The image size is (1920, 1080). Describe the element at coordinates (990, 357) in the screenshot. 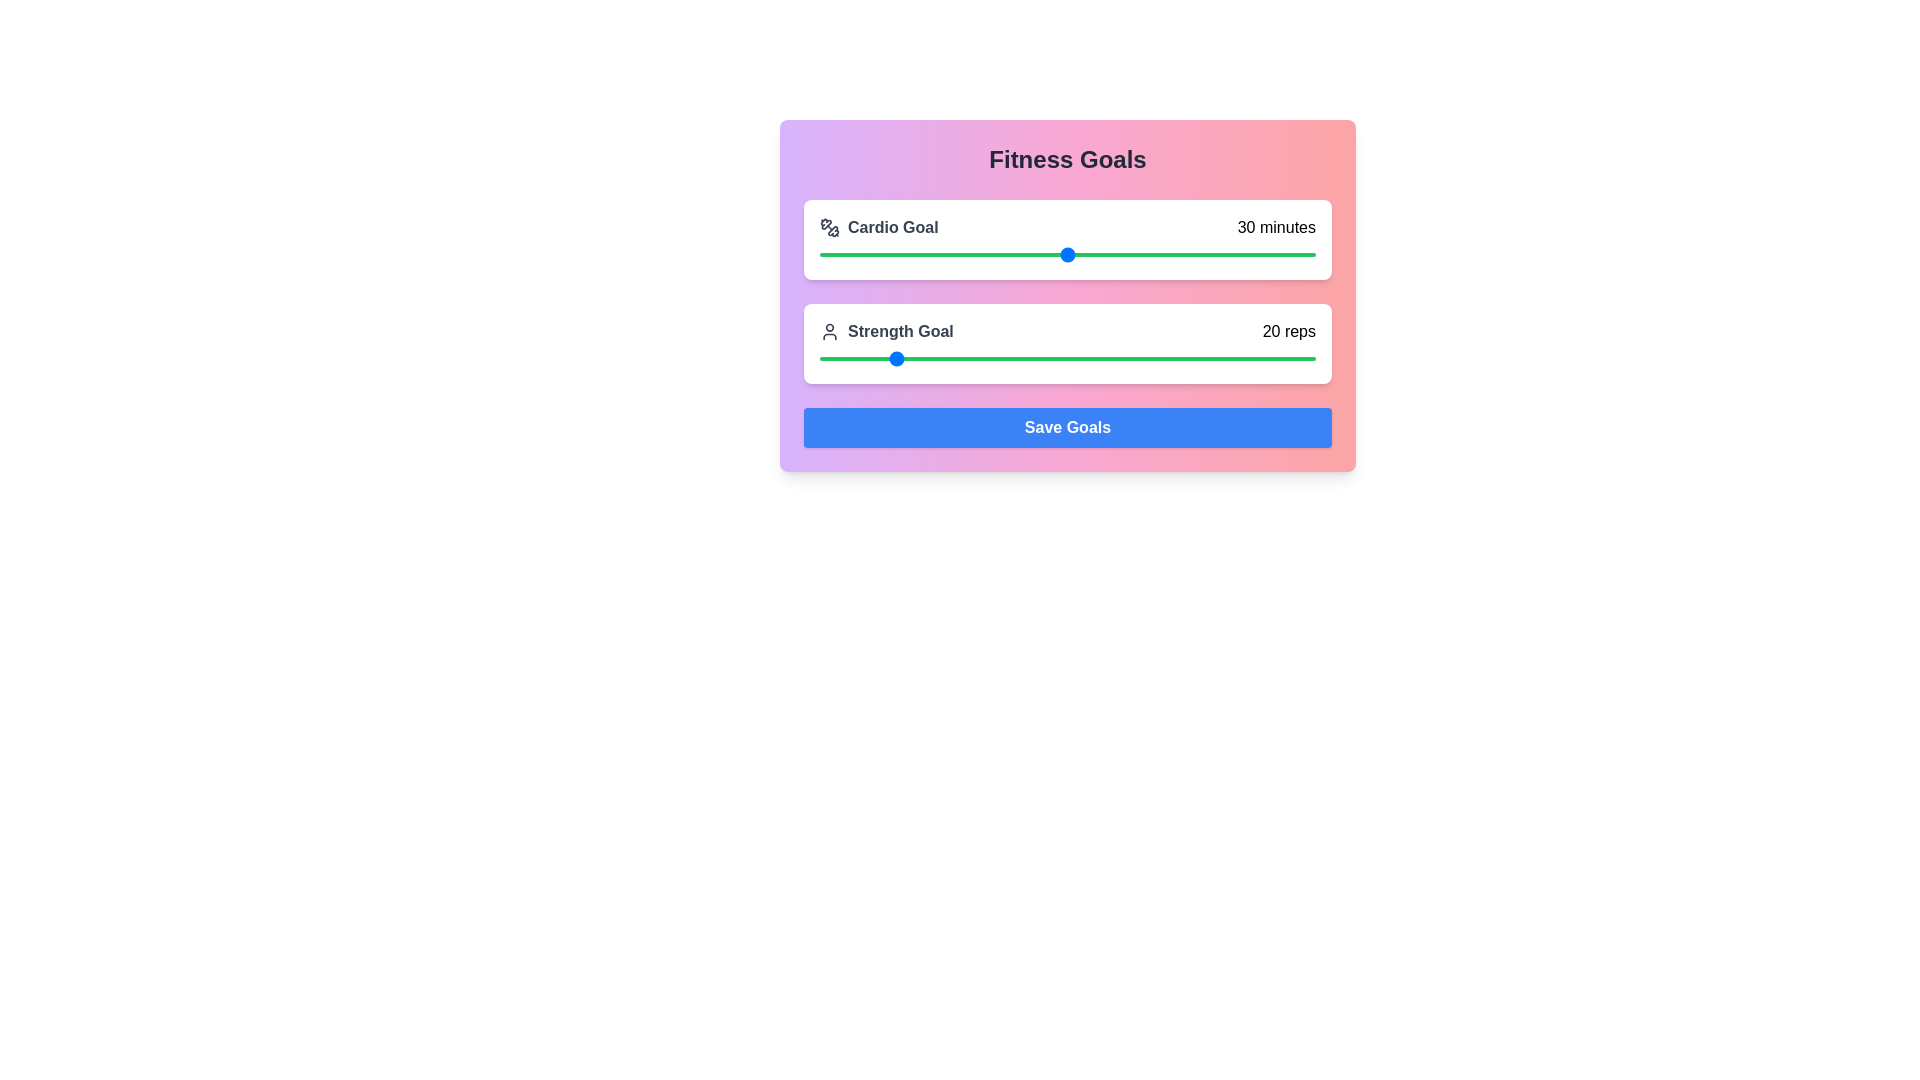

I see `the strength goal` at that location.